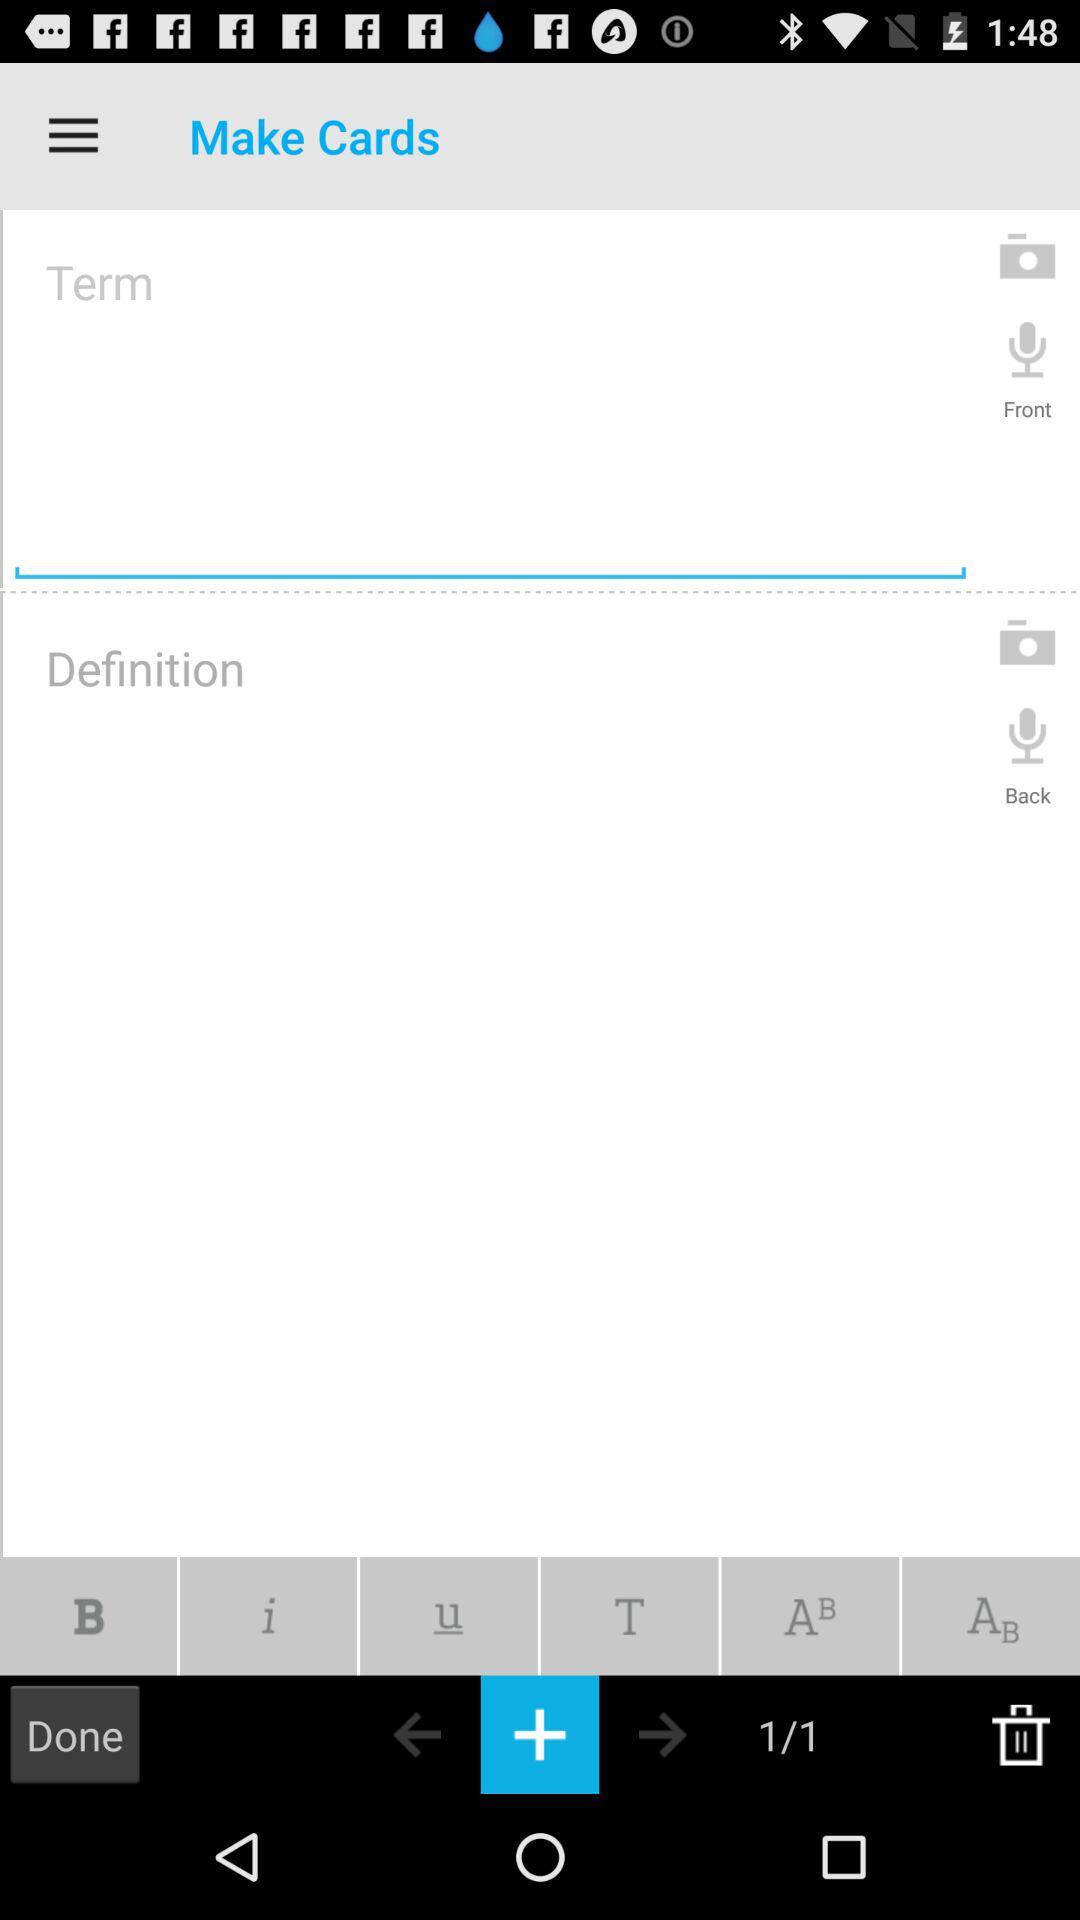  Describe the element at coordinates (73, 1733) in the screenshot. I see `the done` at that location.